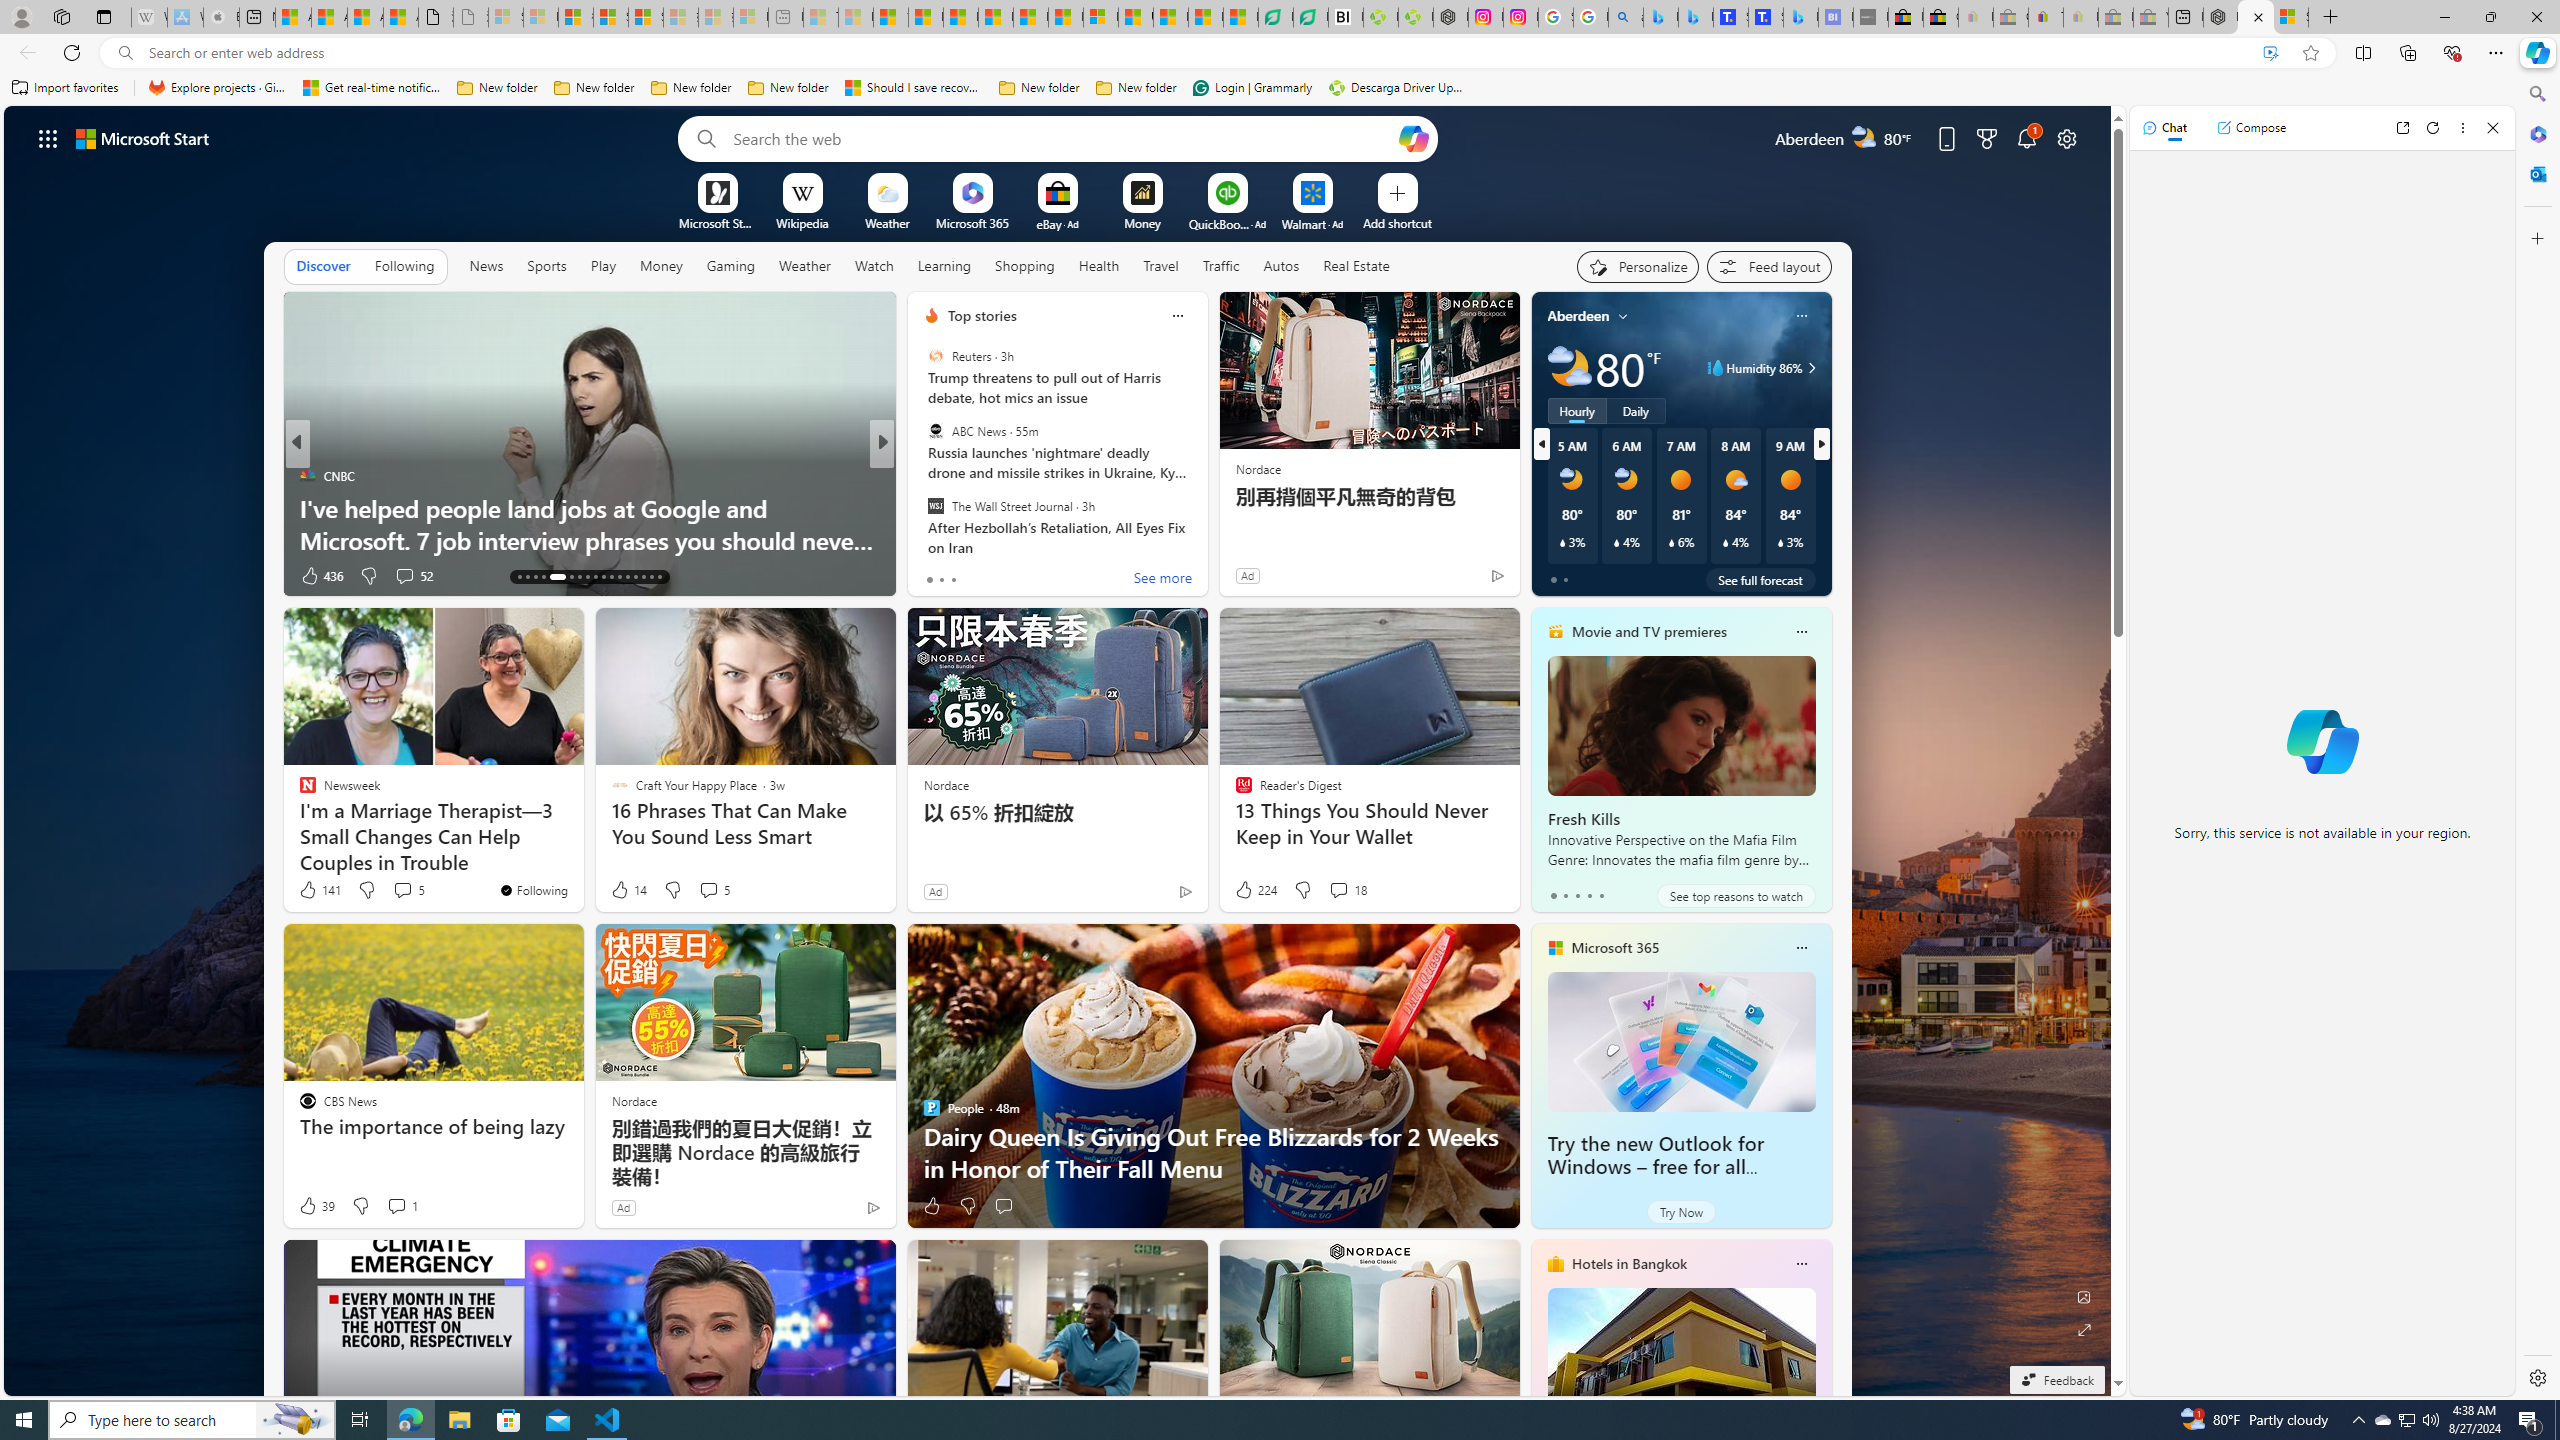 The image size is (2560, 1440). Describe the element at coordinates (1760, 578) in the screenshot. I see `'See full forecast'` at that location.